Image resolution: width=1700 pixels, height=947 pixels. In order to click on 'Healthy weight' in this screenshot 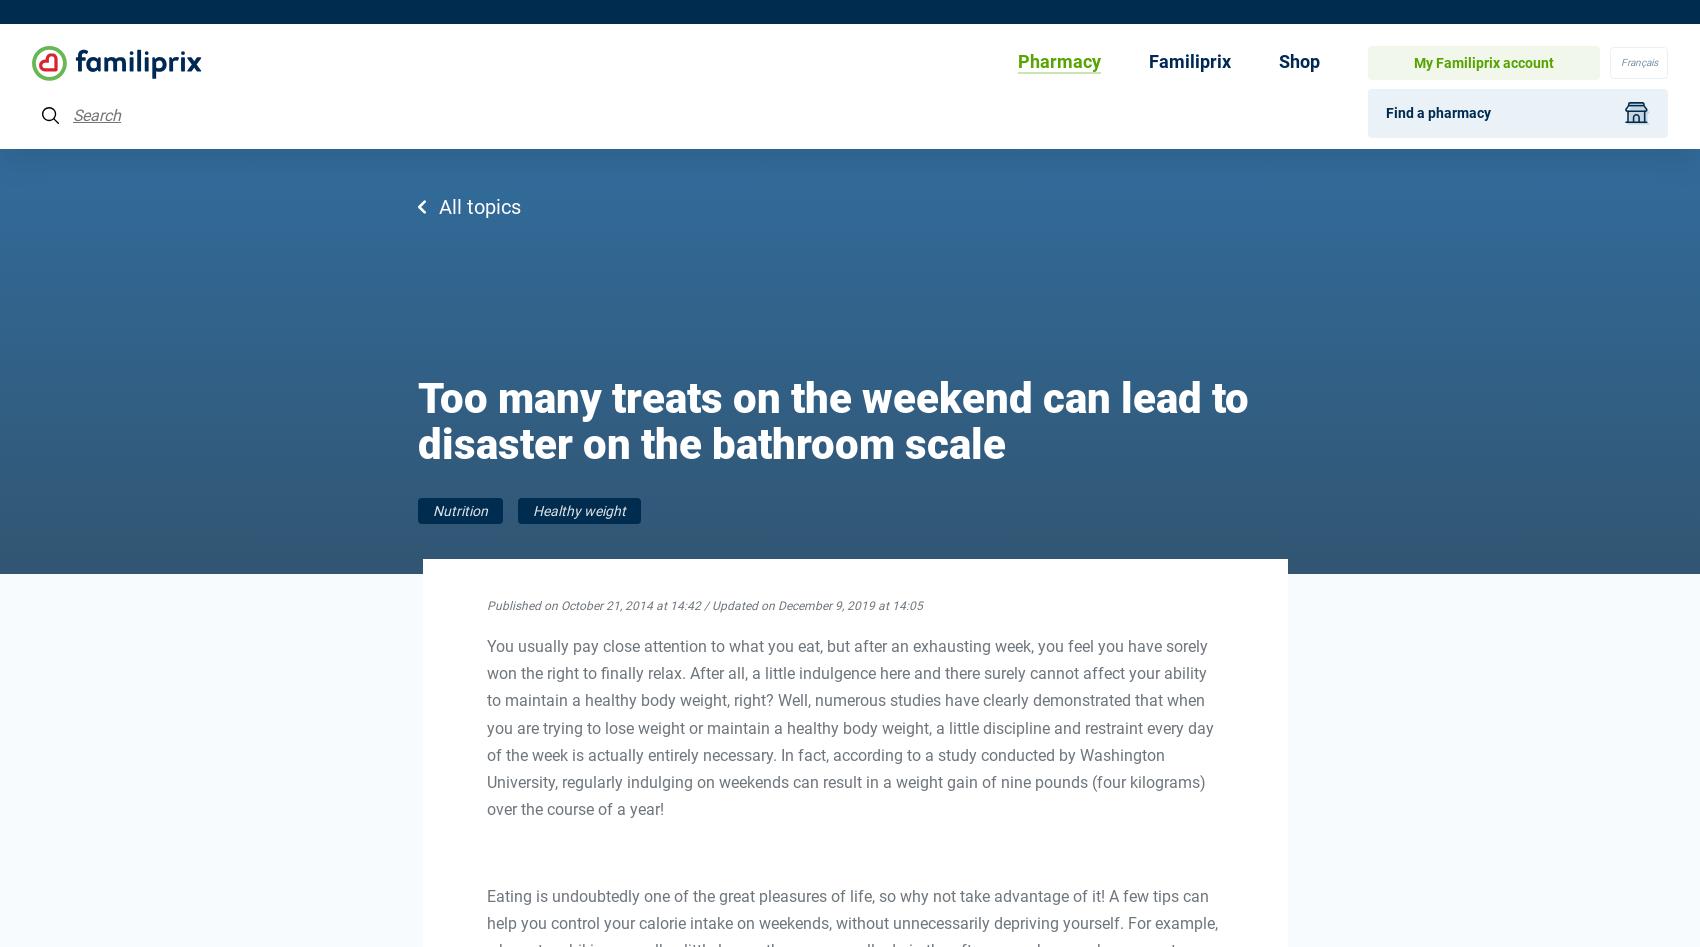, I will do `click(531, 510)`.